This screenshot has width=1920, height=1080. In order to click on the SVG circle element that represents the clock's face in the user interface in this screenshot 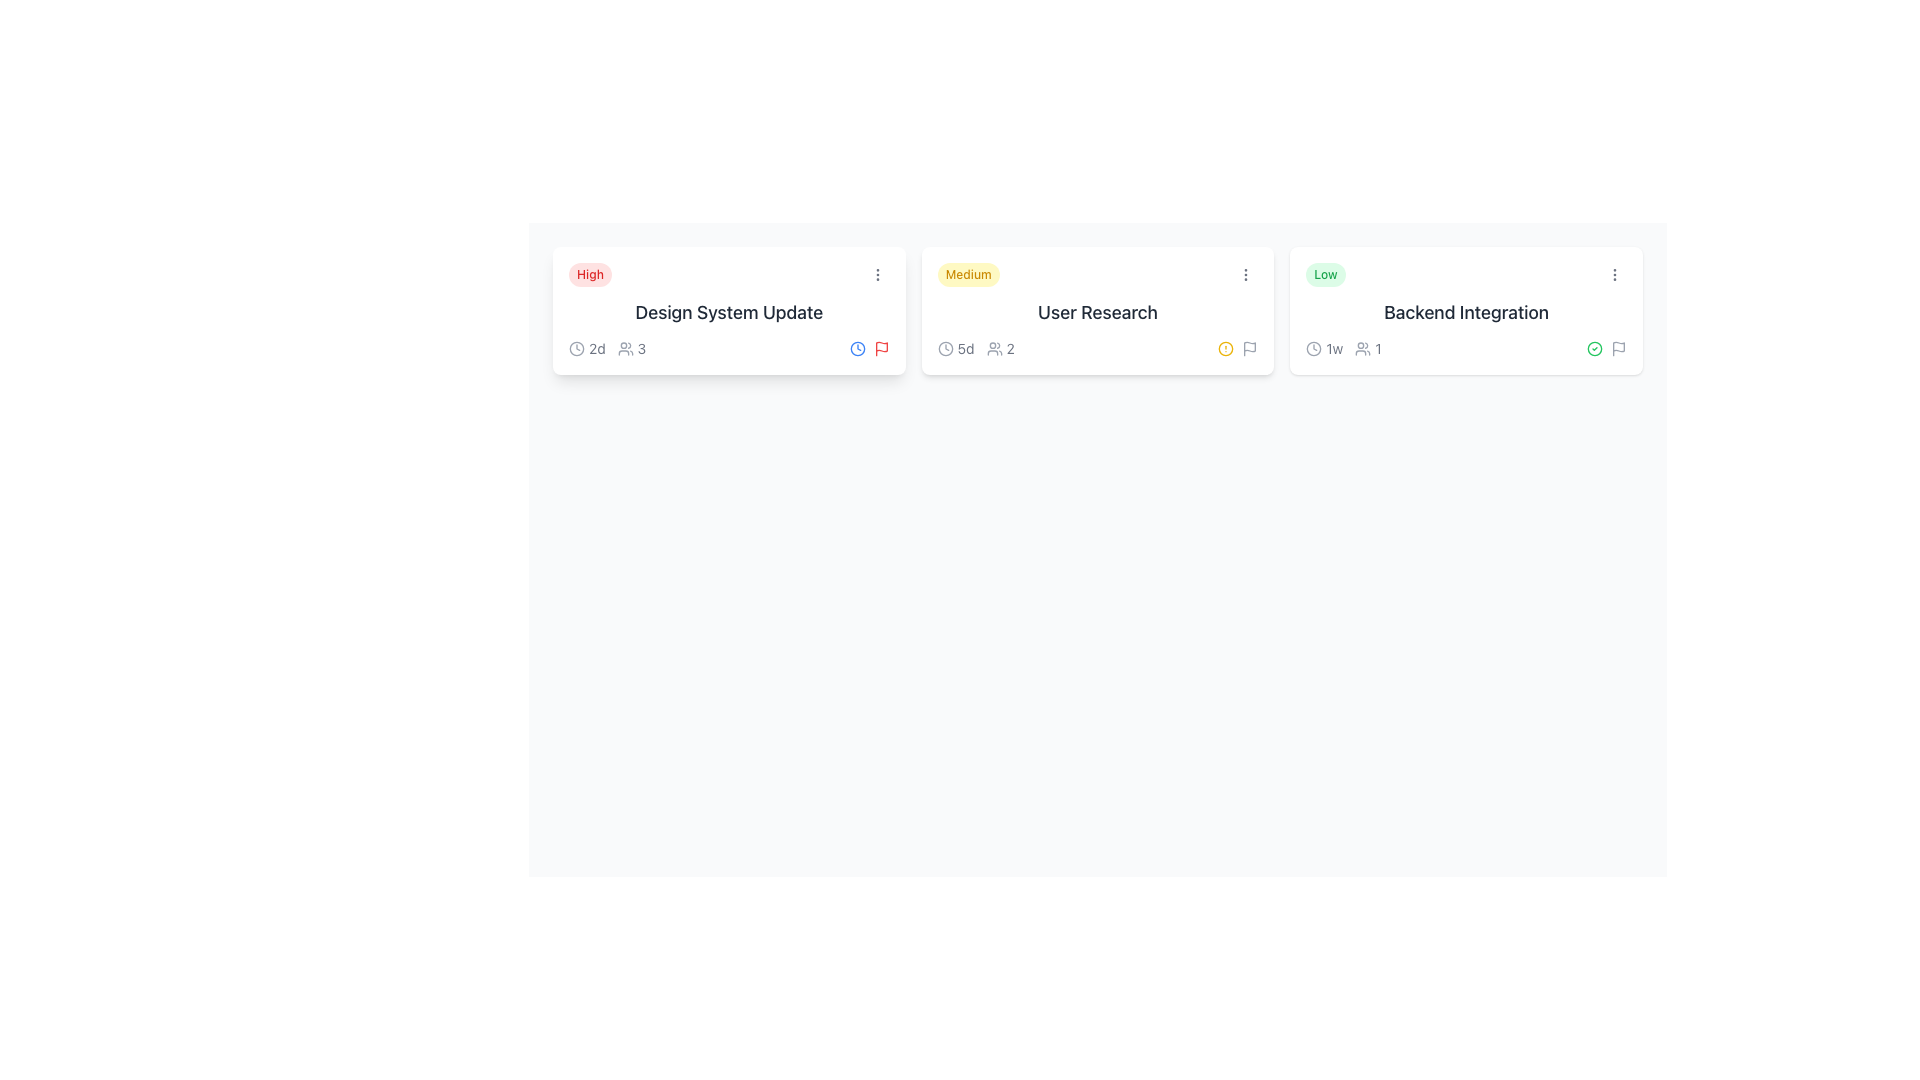, I will do `click(1314, 347)`.